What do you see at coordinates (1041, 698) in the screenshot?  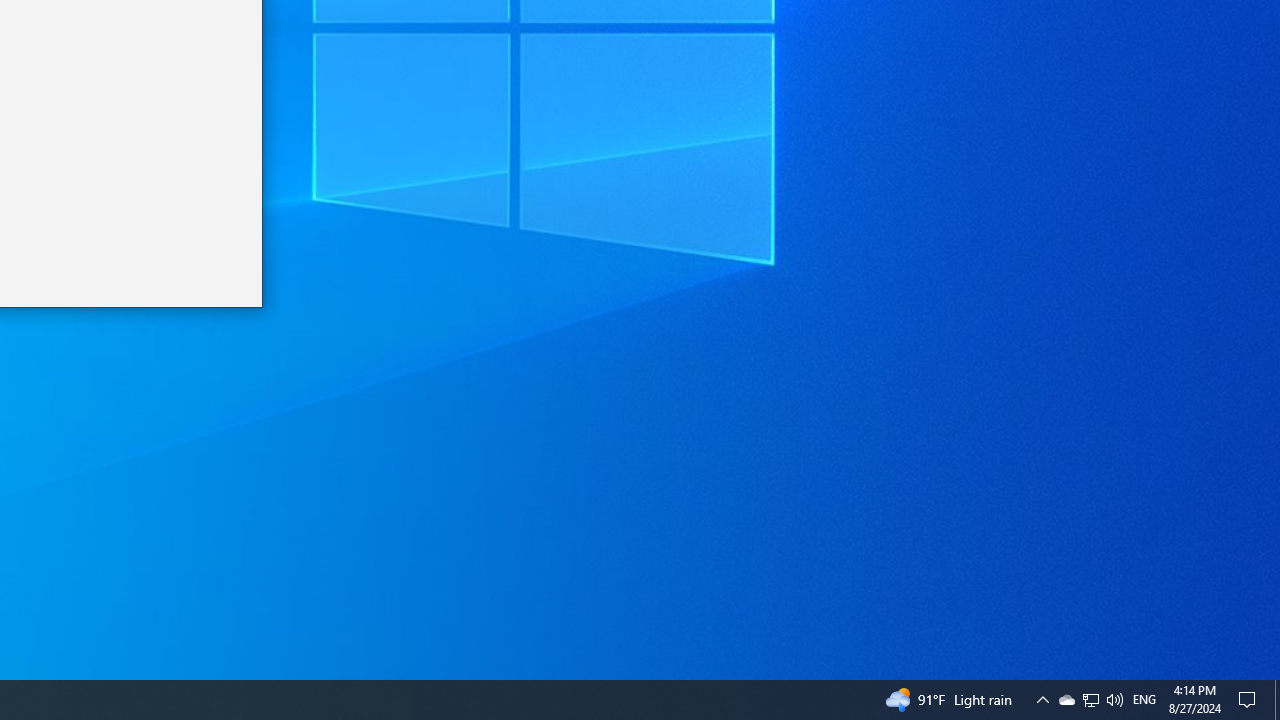 I see `'Notification Chevron'` at bounding box center [1041, 698].